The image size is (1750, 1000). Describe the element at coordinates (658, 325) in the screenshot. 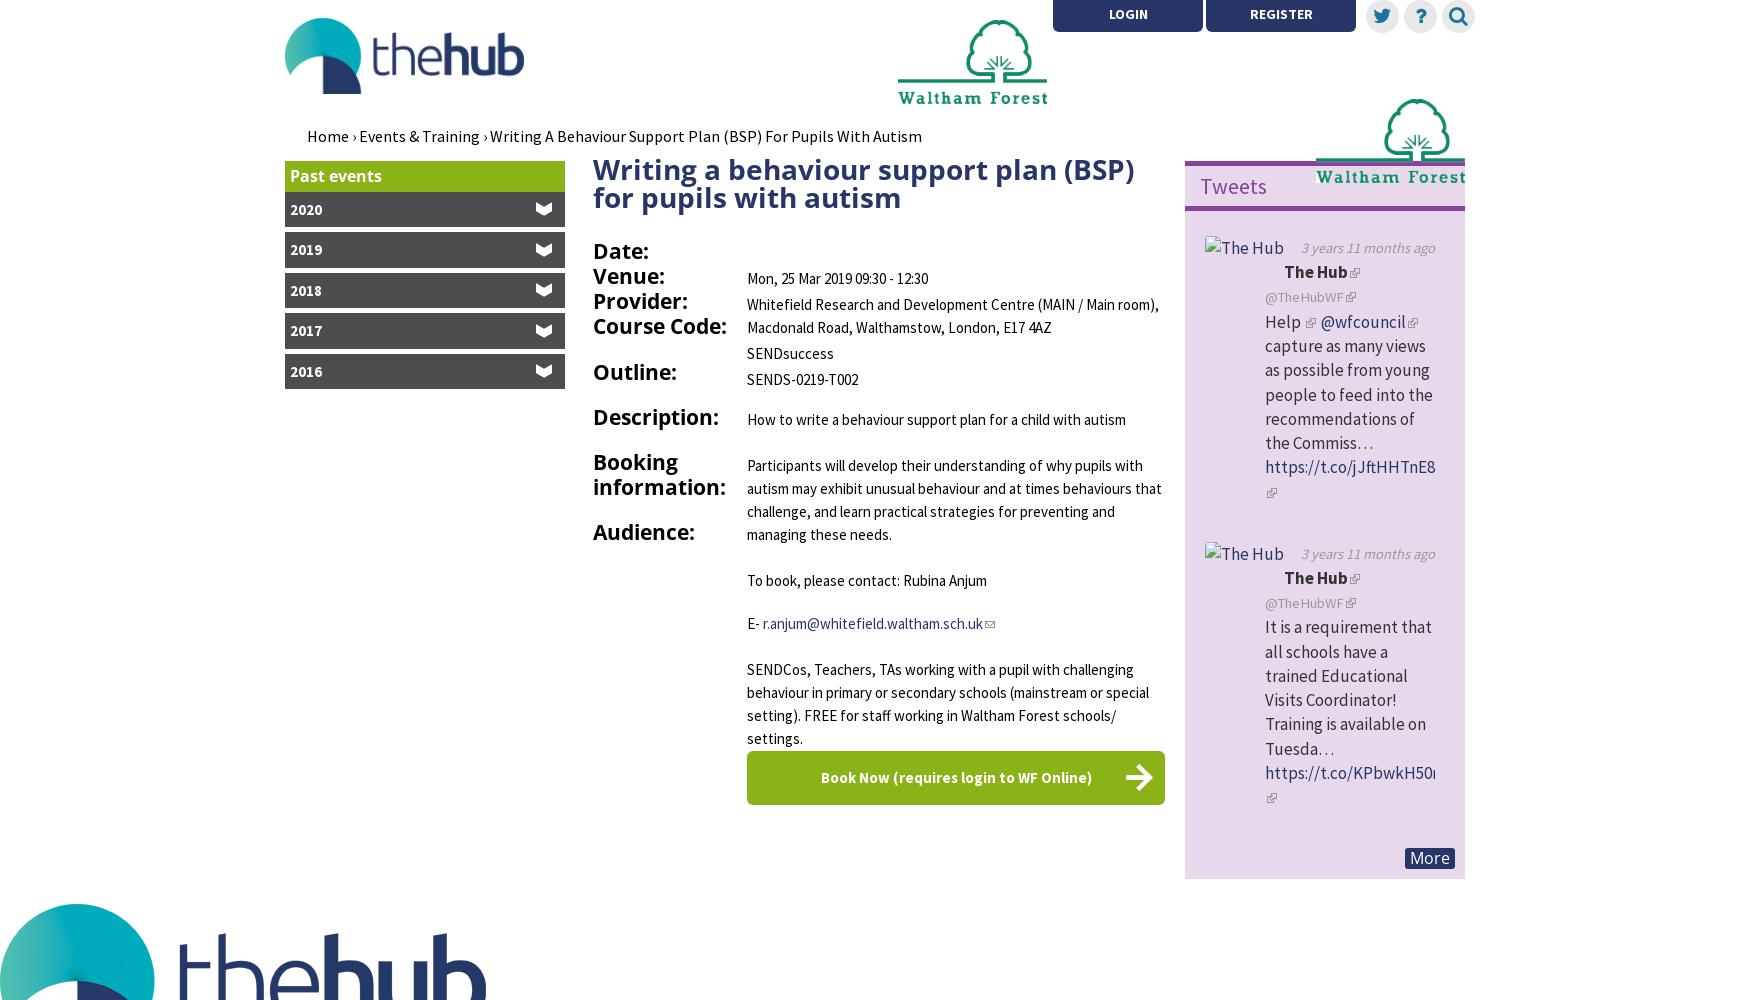

I see `'Course Code:'` at that location.